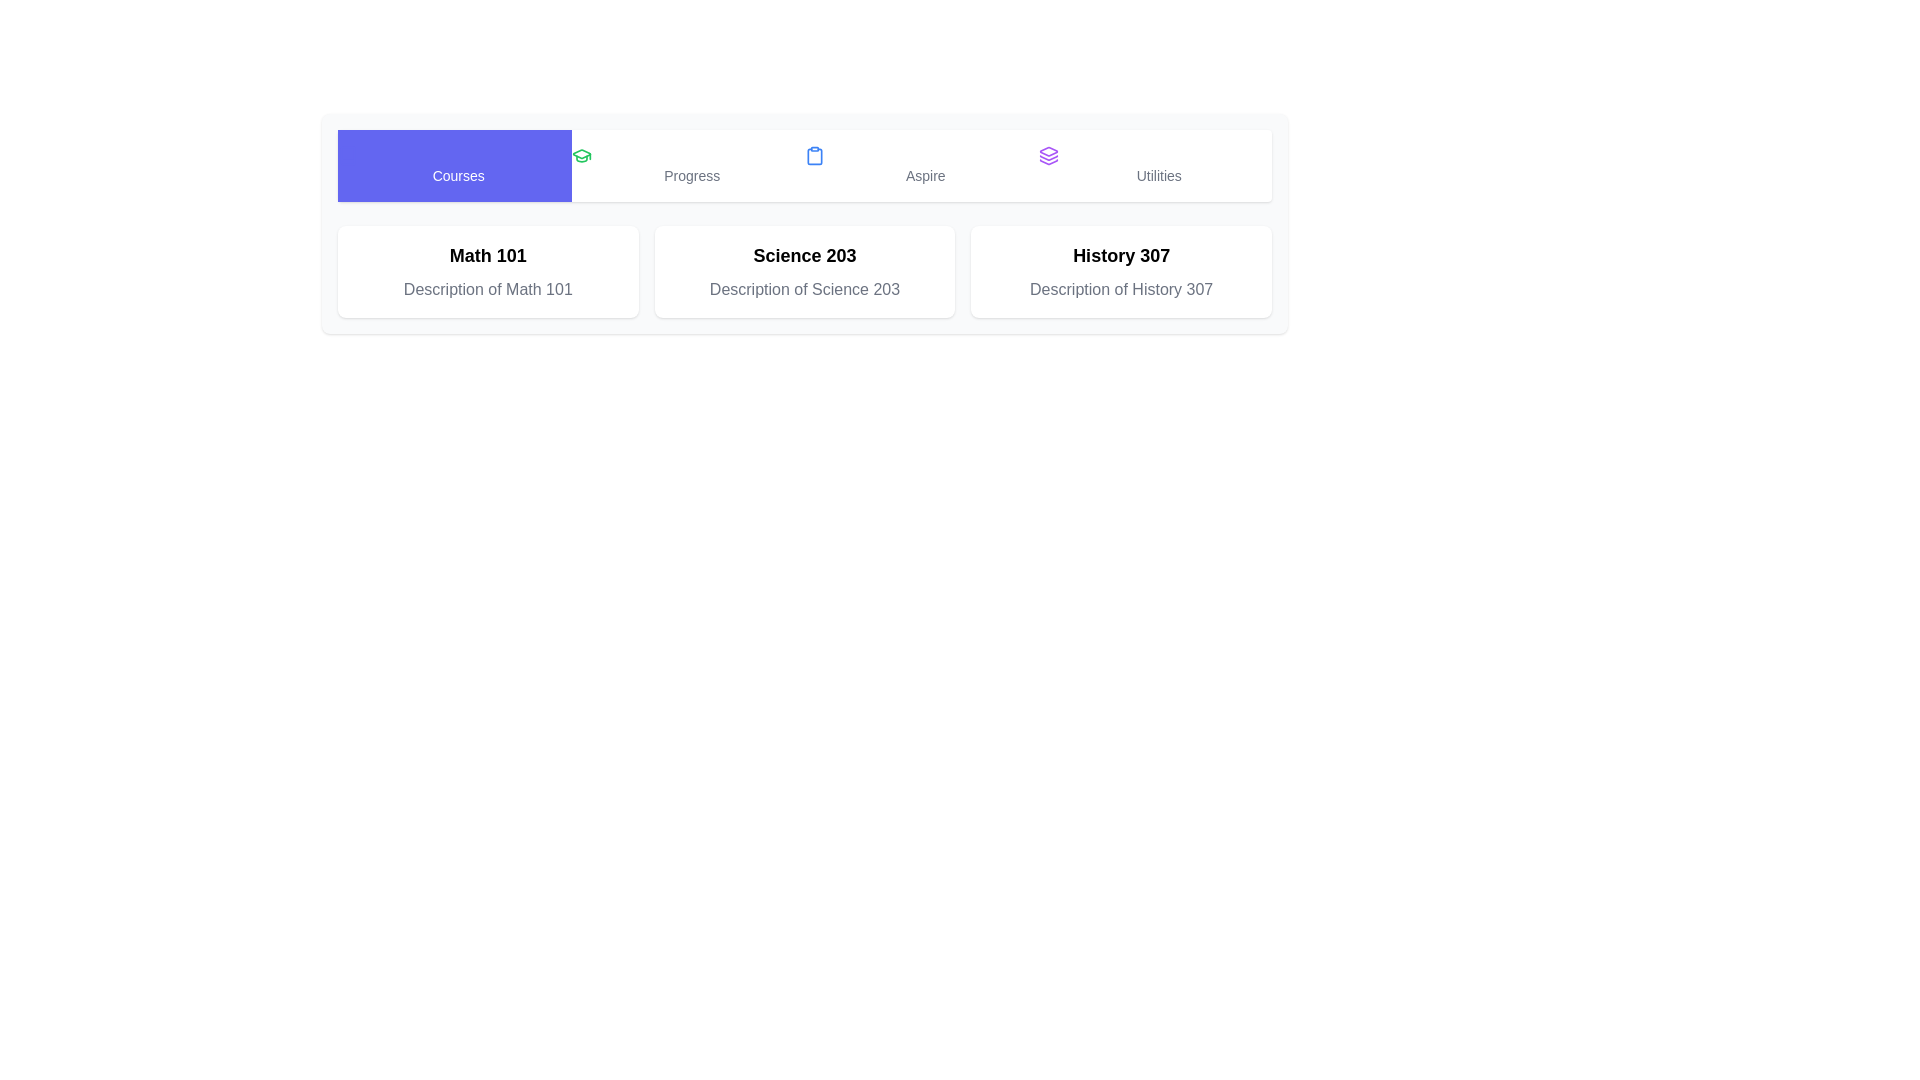  What do you see at coordinates (920, 164) in the screenshot?
I see `the 'Aspire' button, which features a blue clipboard icon and gray text, positioned between the 'Progress' and 'Utilities' sections in the horizontal list` at bounding box center [920, 164].